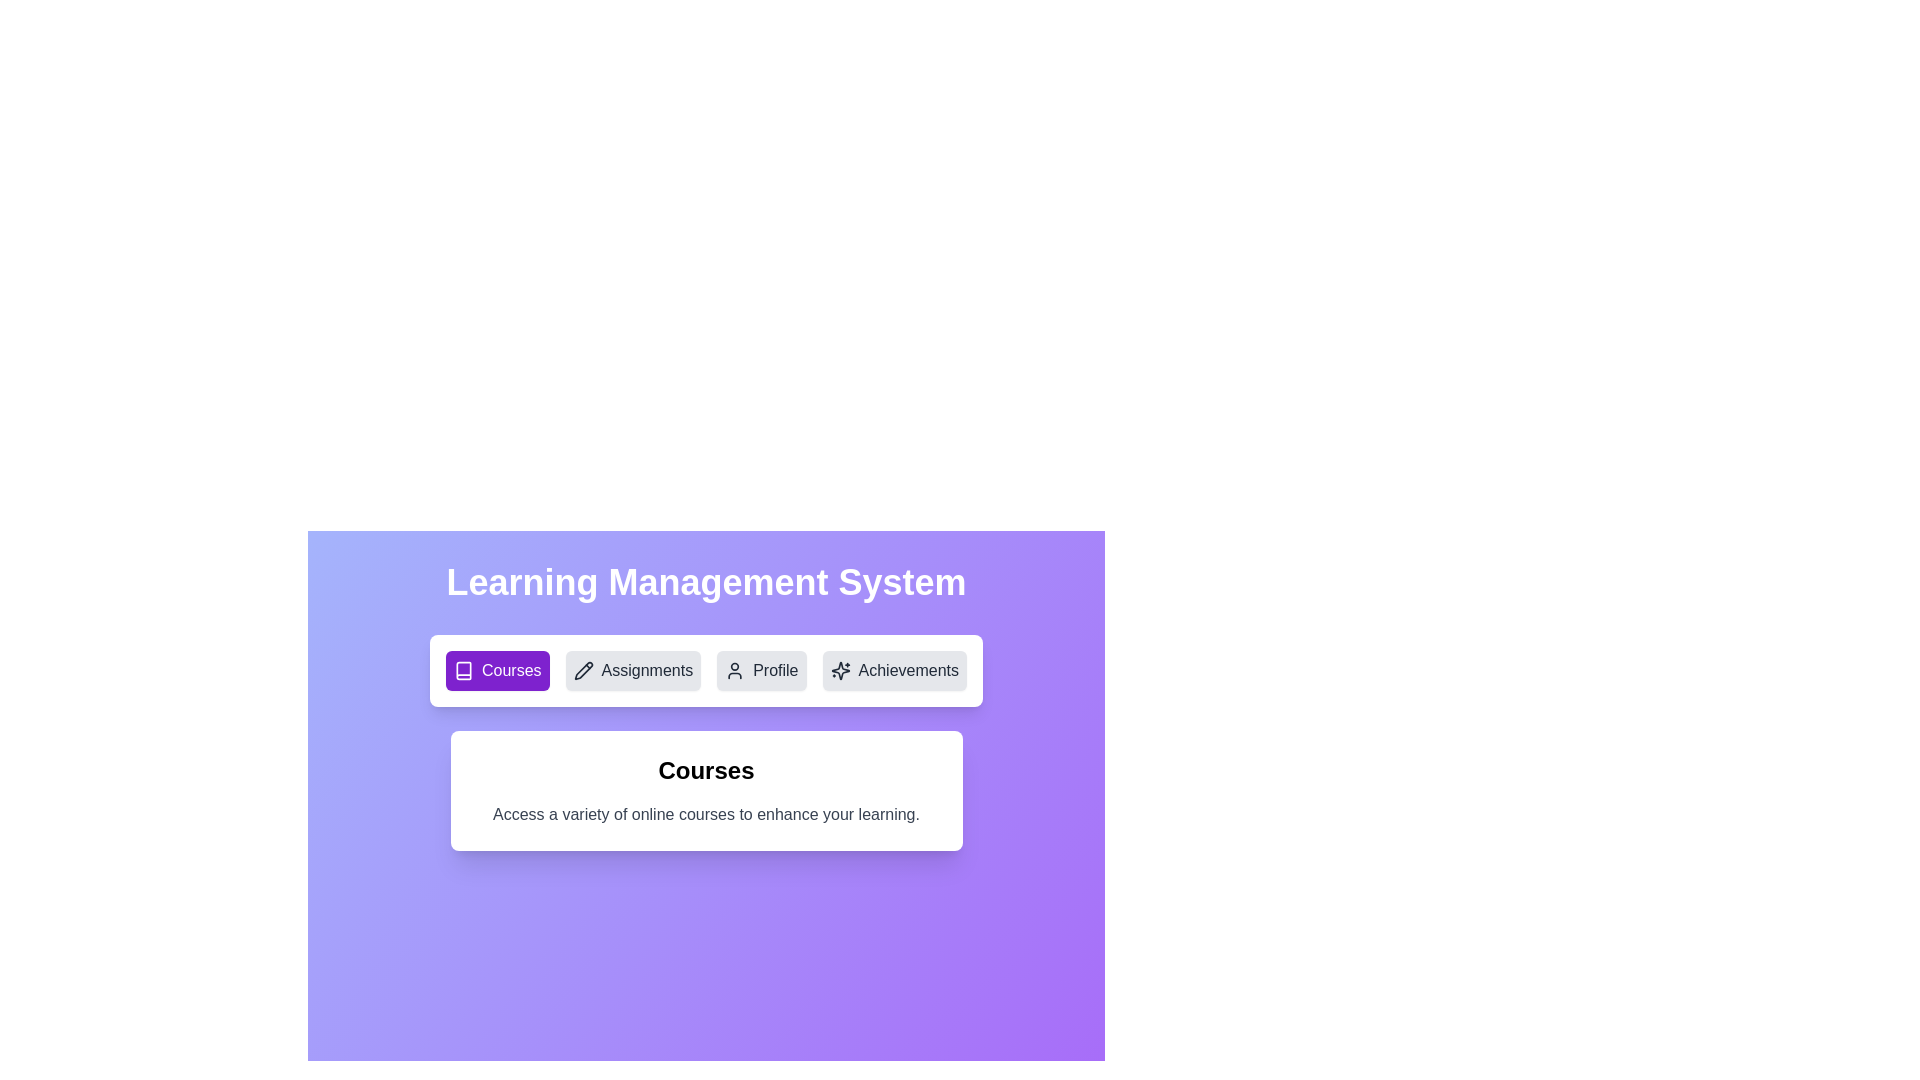  Describe the element at coordinates (760, 671) in the screenshot. I see `the Profile tab to observe its hover effect` at that location.